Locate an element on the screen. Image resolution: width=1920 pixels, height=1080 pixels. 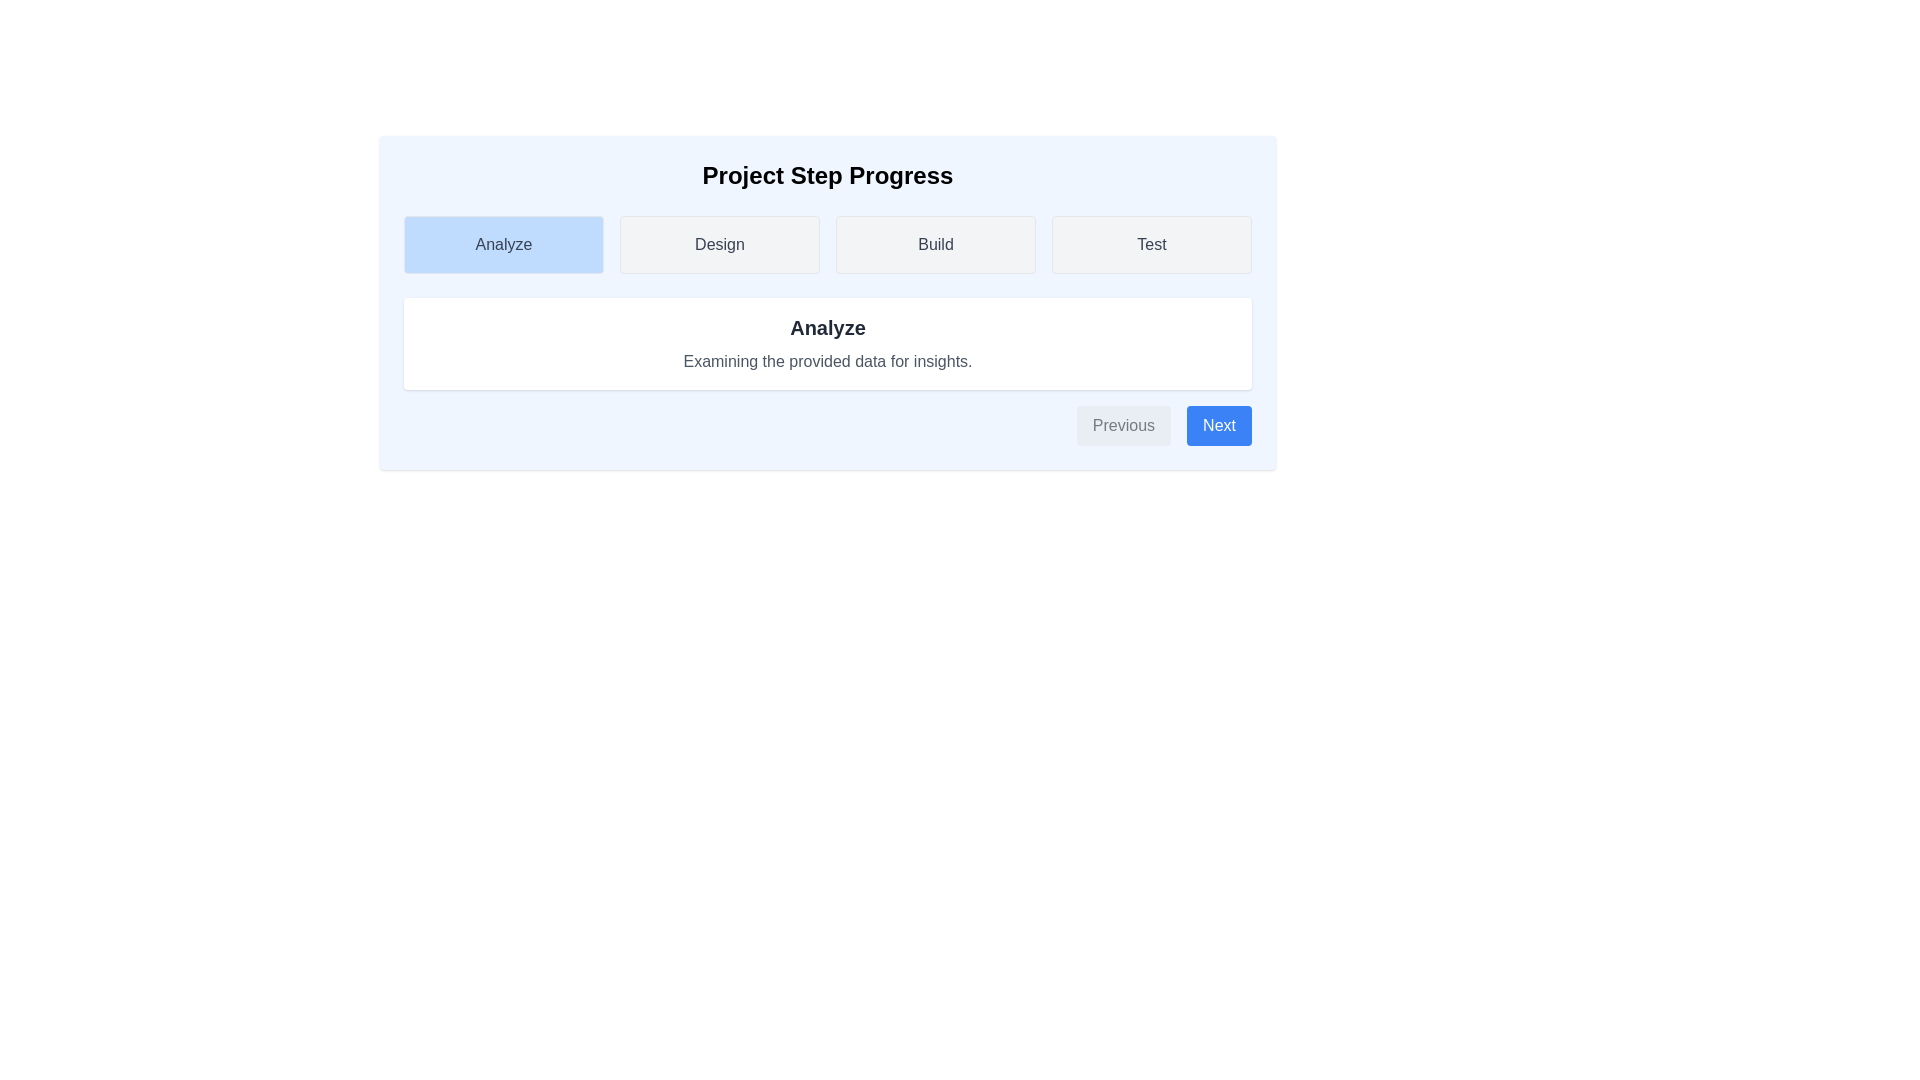
the 'Previous' button located in the bottom-right section of the interface to observe any visual effects implemented for this button is located at coordinates (1123, 424).